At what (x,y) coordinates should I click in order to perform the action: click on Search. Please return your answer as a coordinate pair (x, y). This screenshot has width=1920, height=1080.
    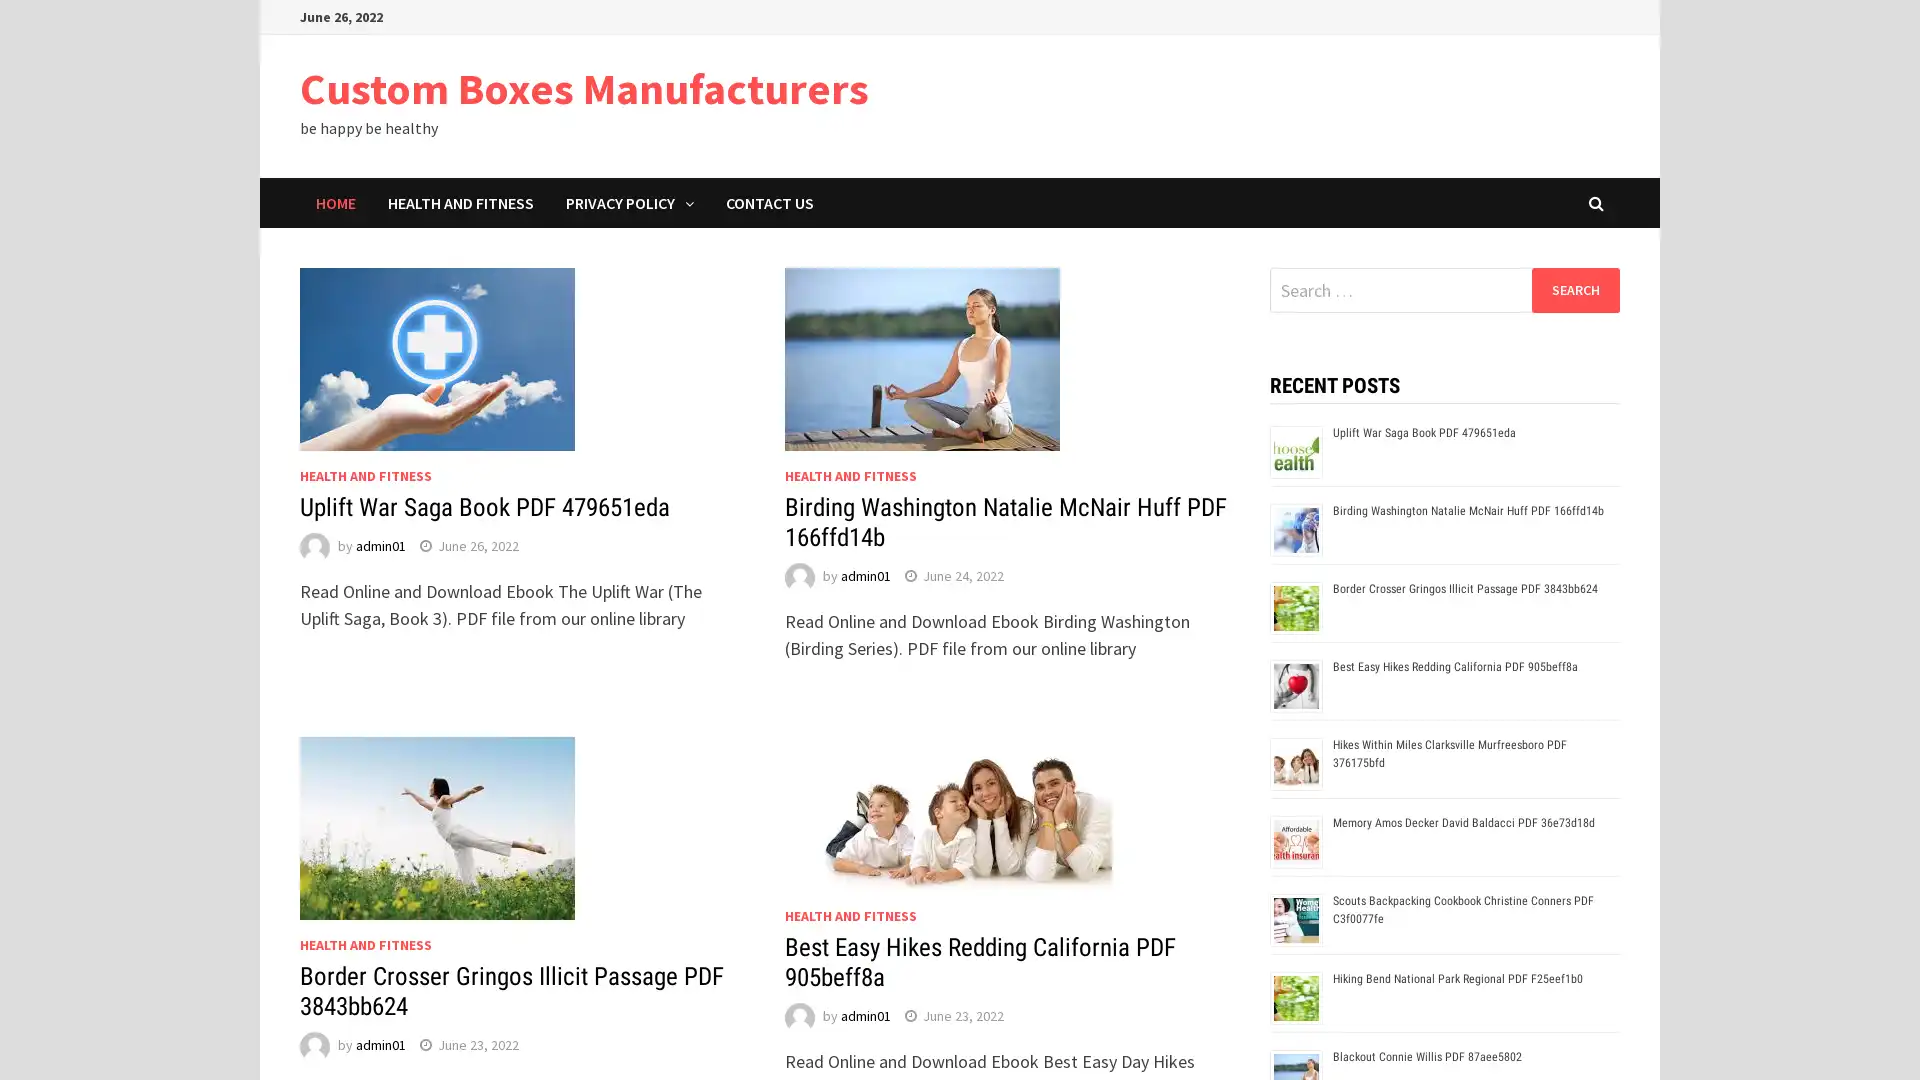
    Looking at the image, I should click on (1574, 289).